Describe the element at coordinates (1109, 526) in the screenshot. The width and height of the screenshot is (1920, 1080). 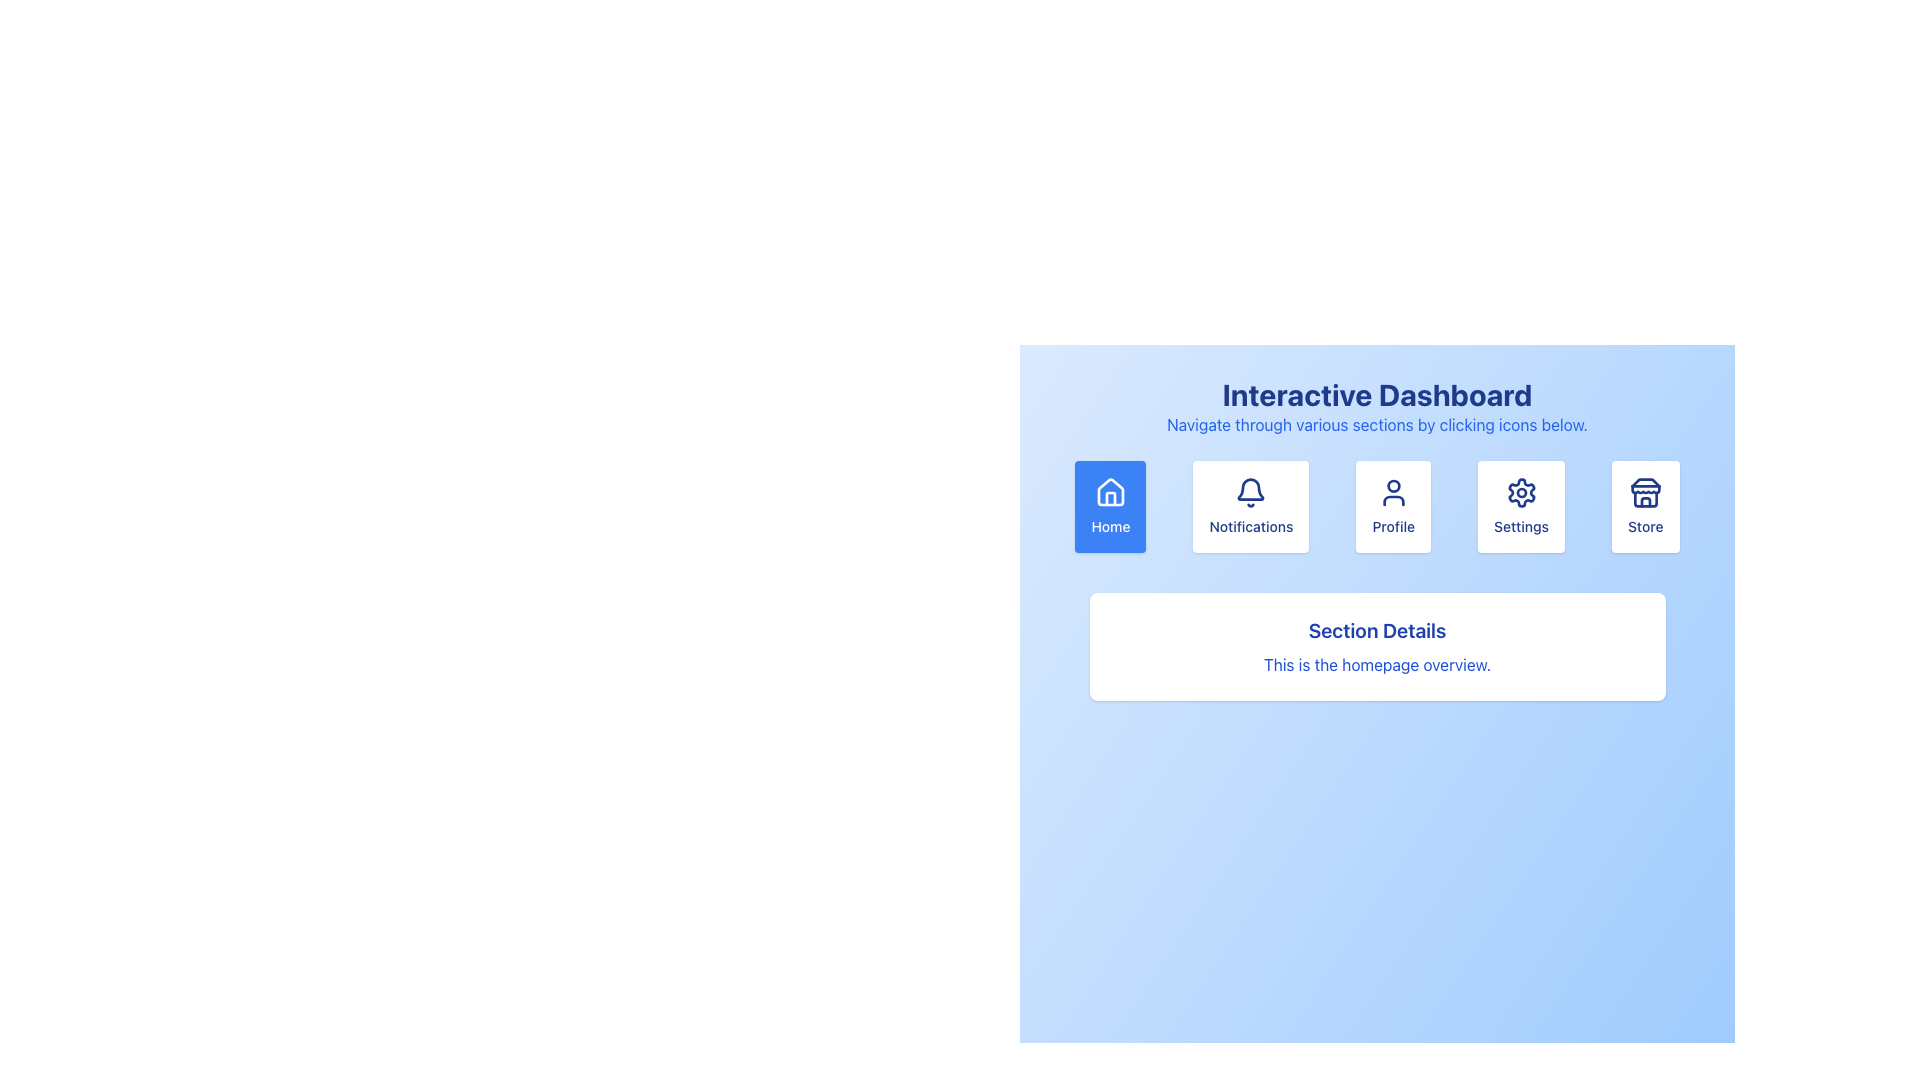
I see `the 'Home' text label which is displayed in blue with a white background, located below a house icon` at that location.